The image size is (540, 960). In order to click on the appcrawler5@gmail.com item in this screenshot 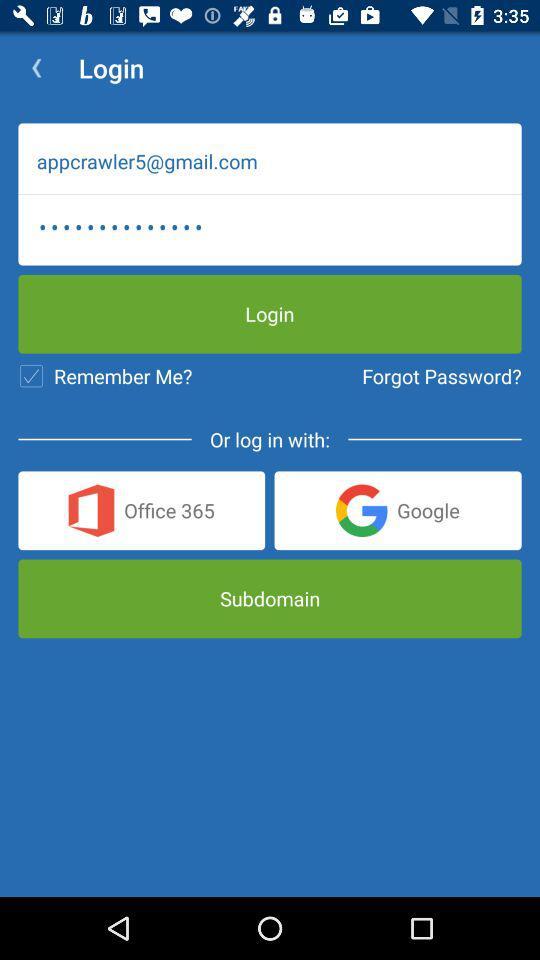, I will do `click(270, 160)`.